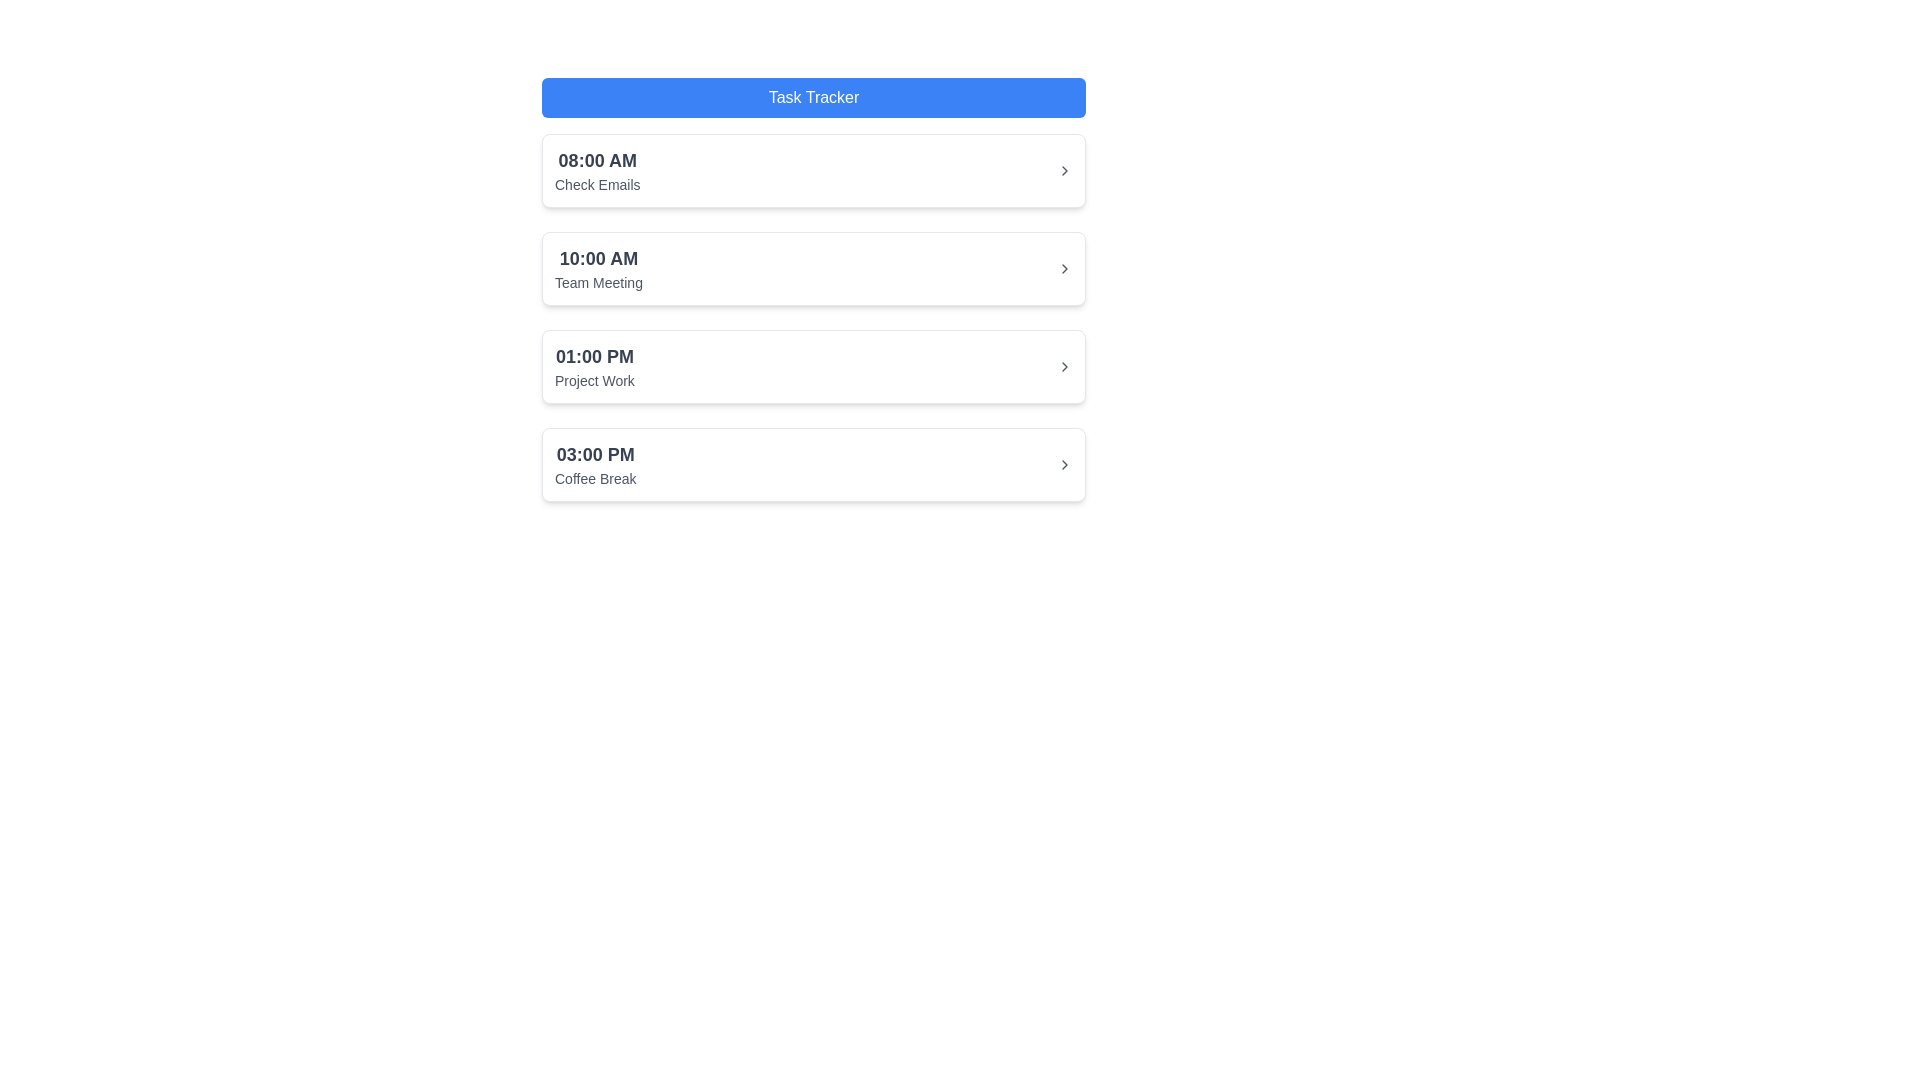 This screenshot has width=1920, height=1080. I want to click on the static text label that provides descriptive information for the scheduled task associated with the '03:00 PM' time slot, located within the fourth item of a vertically aligned list of time blocks, so click(594, 478).